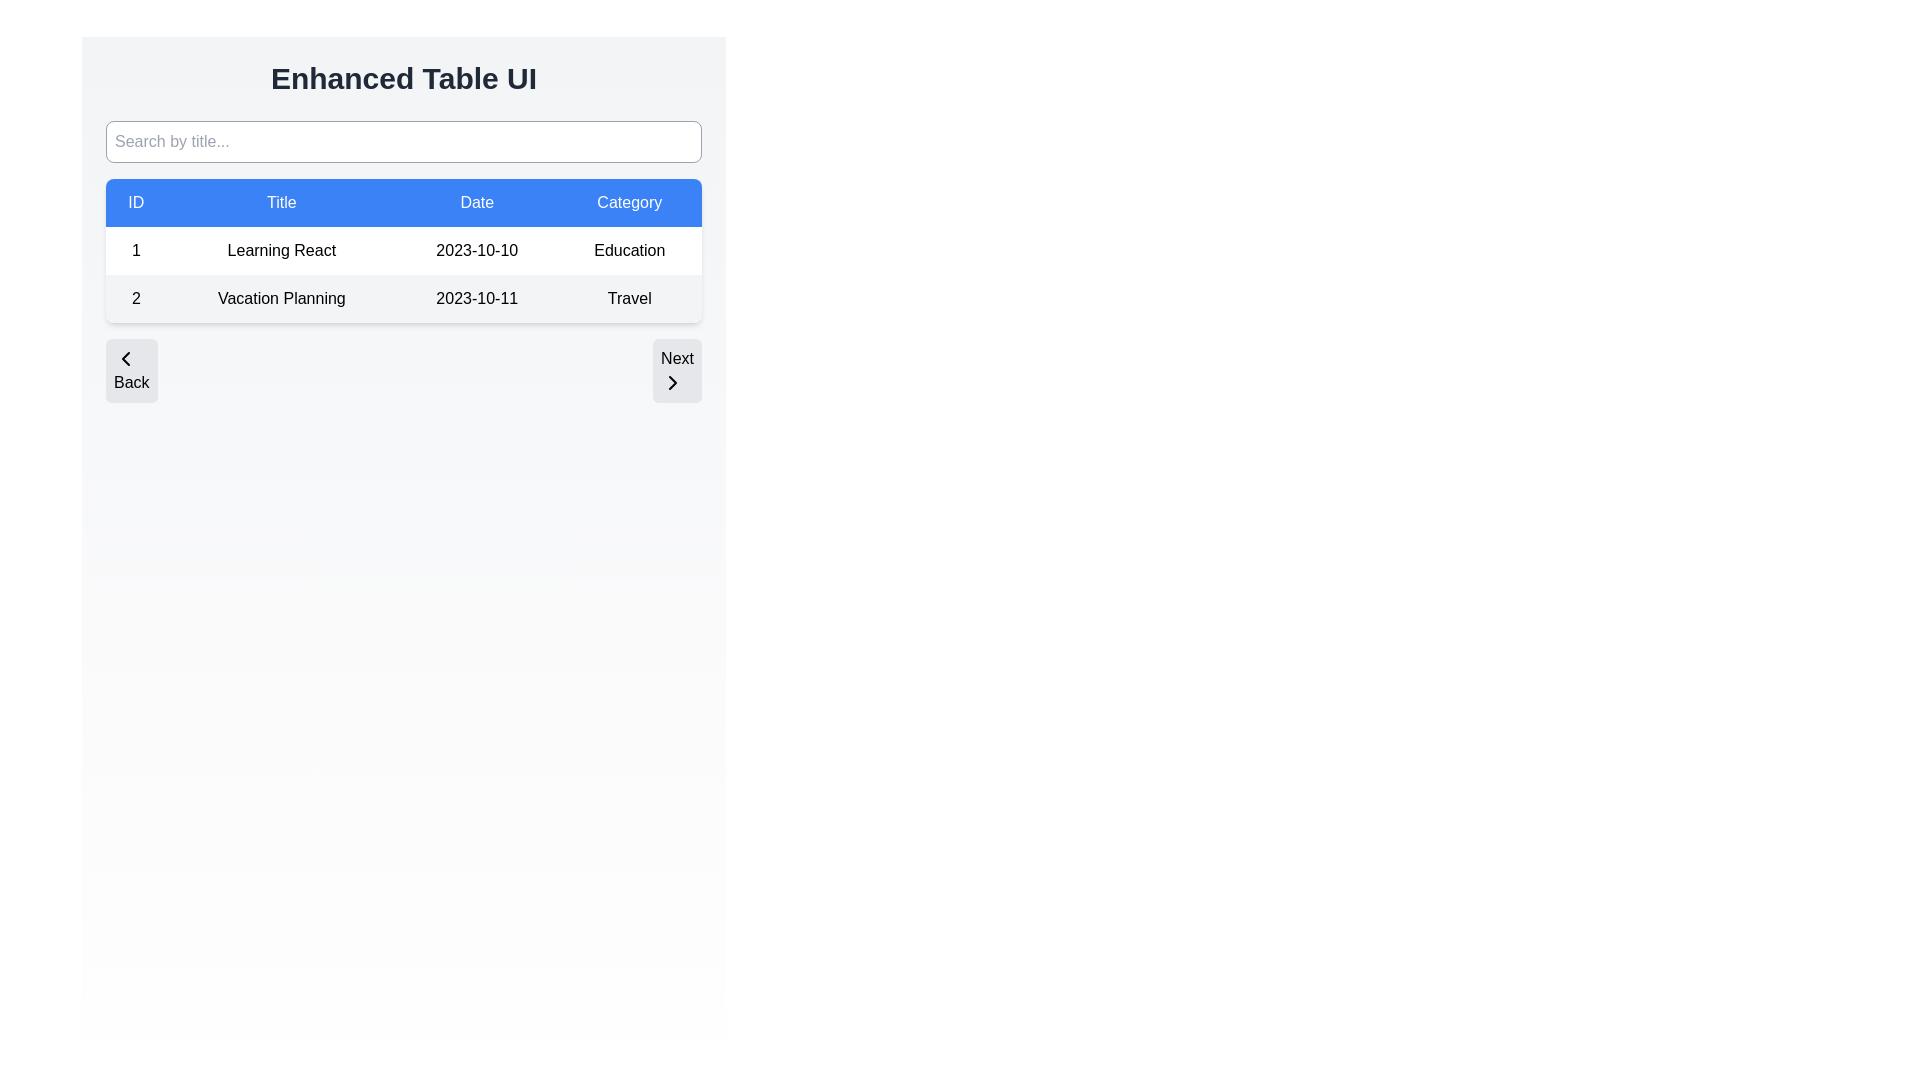 The image size is (1920, 1080). Describe the element at coordinates (135, 203) in the screenshot. I see `the 'ID' text label, which is the first column header in the table header row, displayed in white text on a blue background` at that location.